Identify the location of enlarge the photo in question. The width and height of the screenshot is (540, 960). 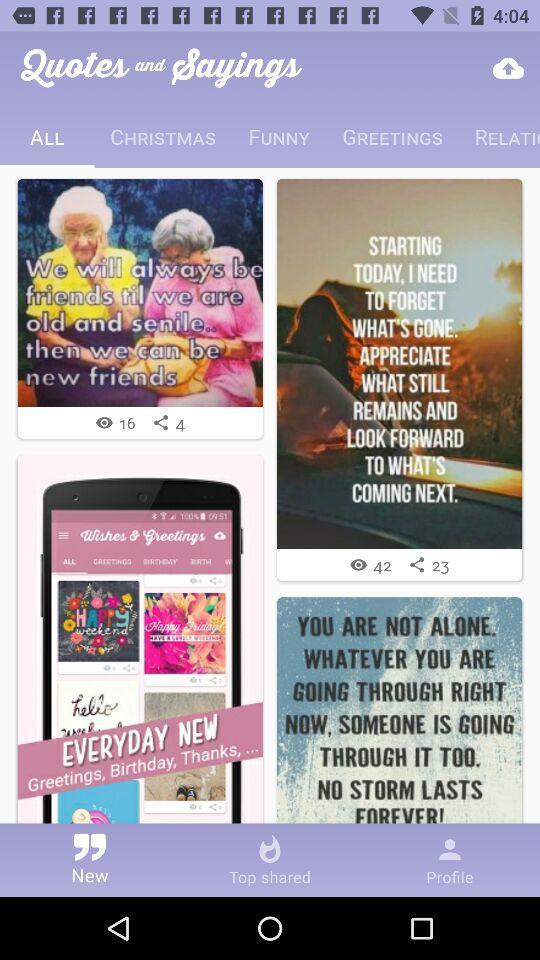
(139, 291).